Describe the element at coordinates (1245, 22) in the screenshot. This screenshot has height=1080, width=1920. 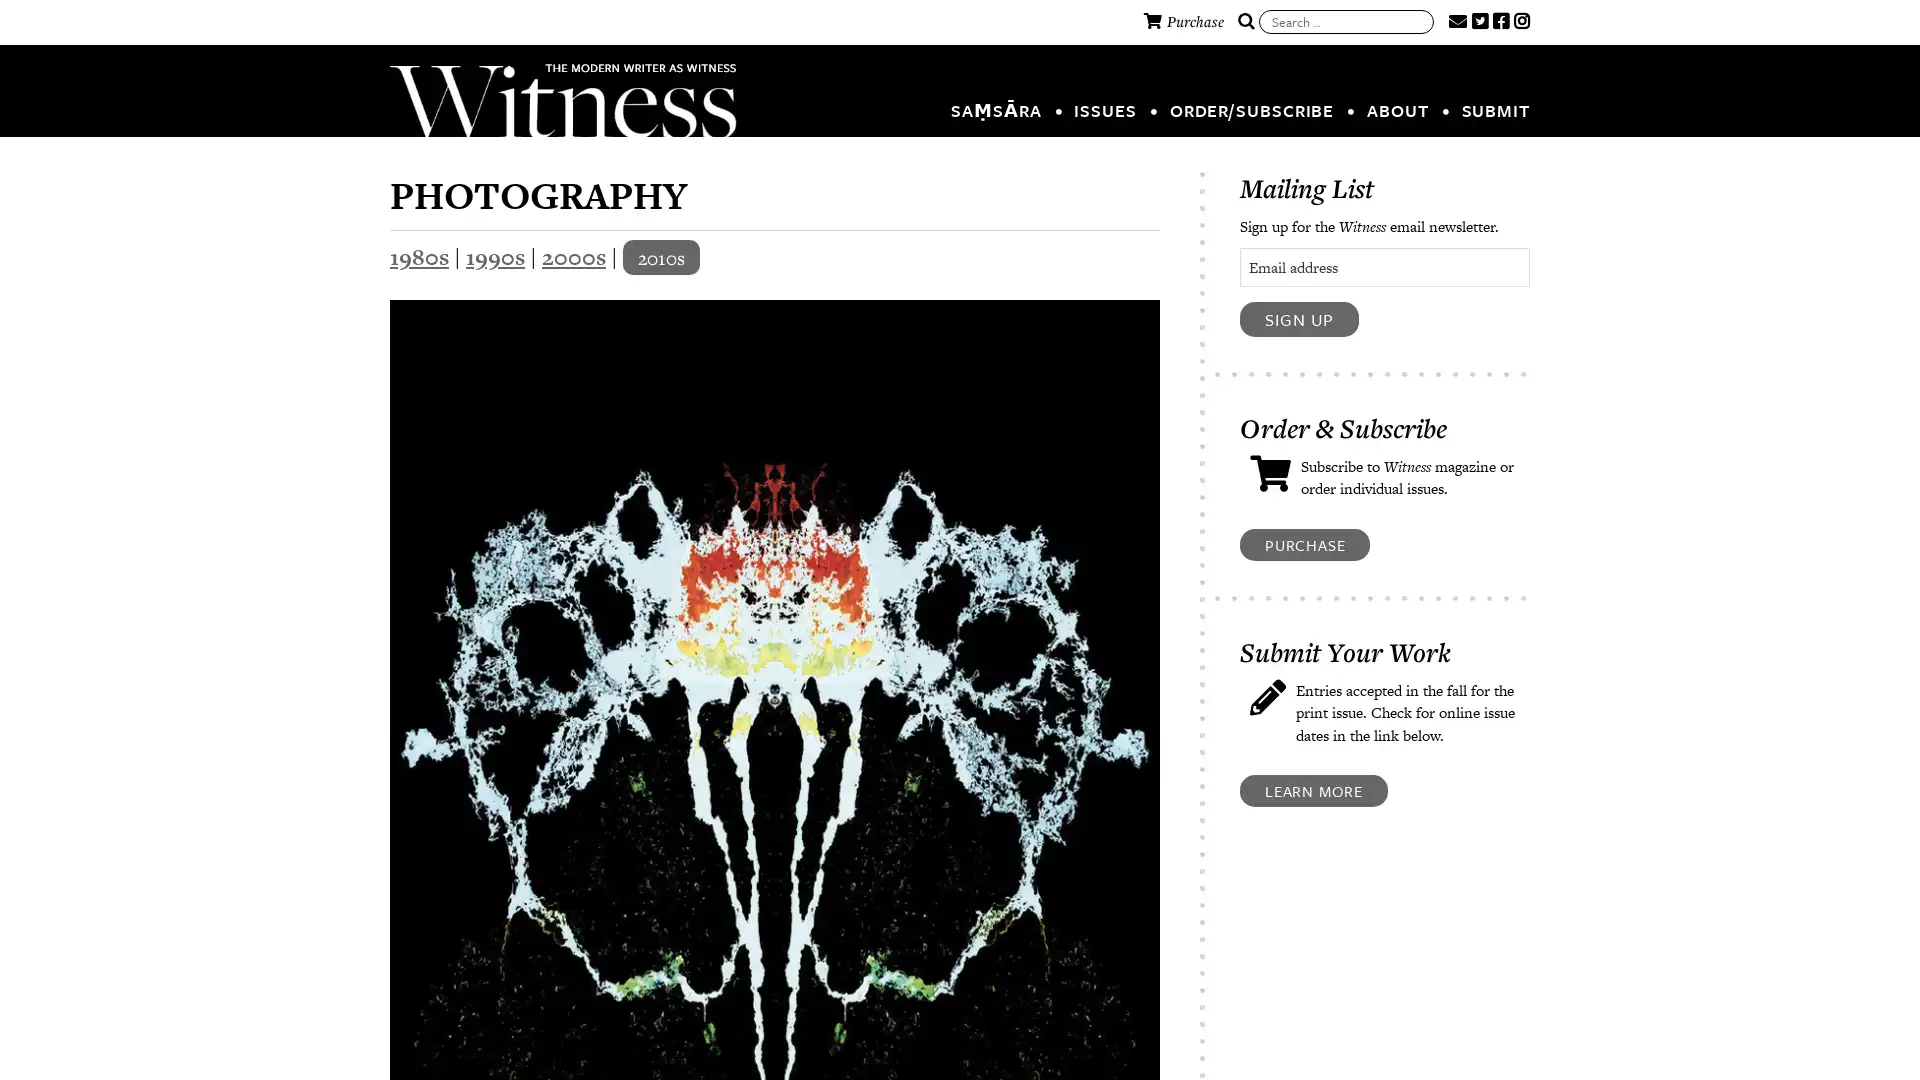
I see `Search` at that location.